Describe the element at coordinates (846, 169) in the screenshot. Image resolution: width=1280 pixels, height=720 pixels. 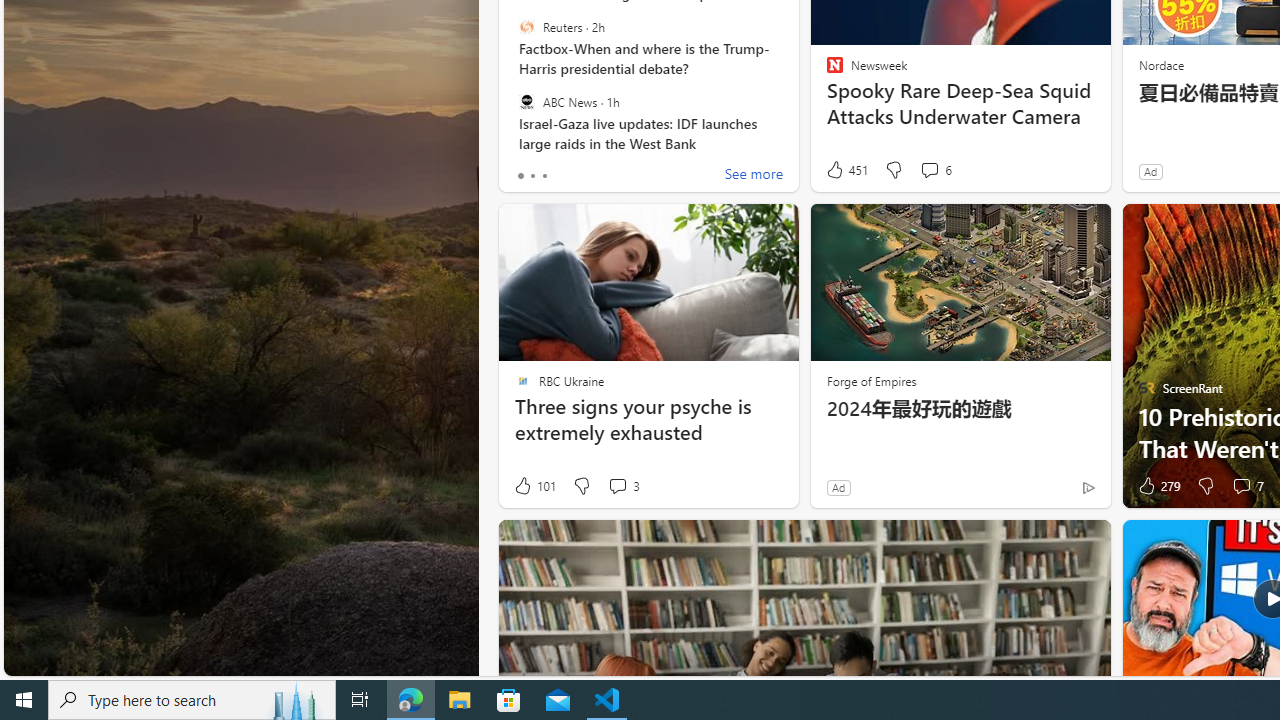
I see `'451 Like'` at that location.